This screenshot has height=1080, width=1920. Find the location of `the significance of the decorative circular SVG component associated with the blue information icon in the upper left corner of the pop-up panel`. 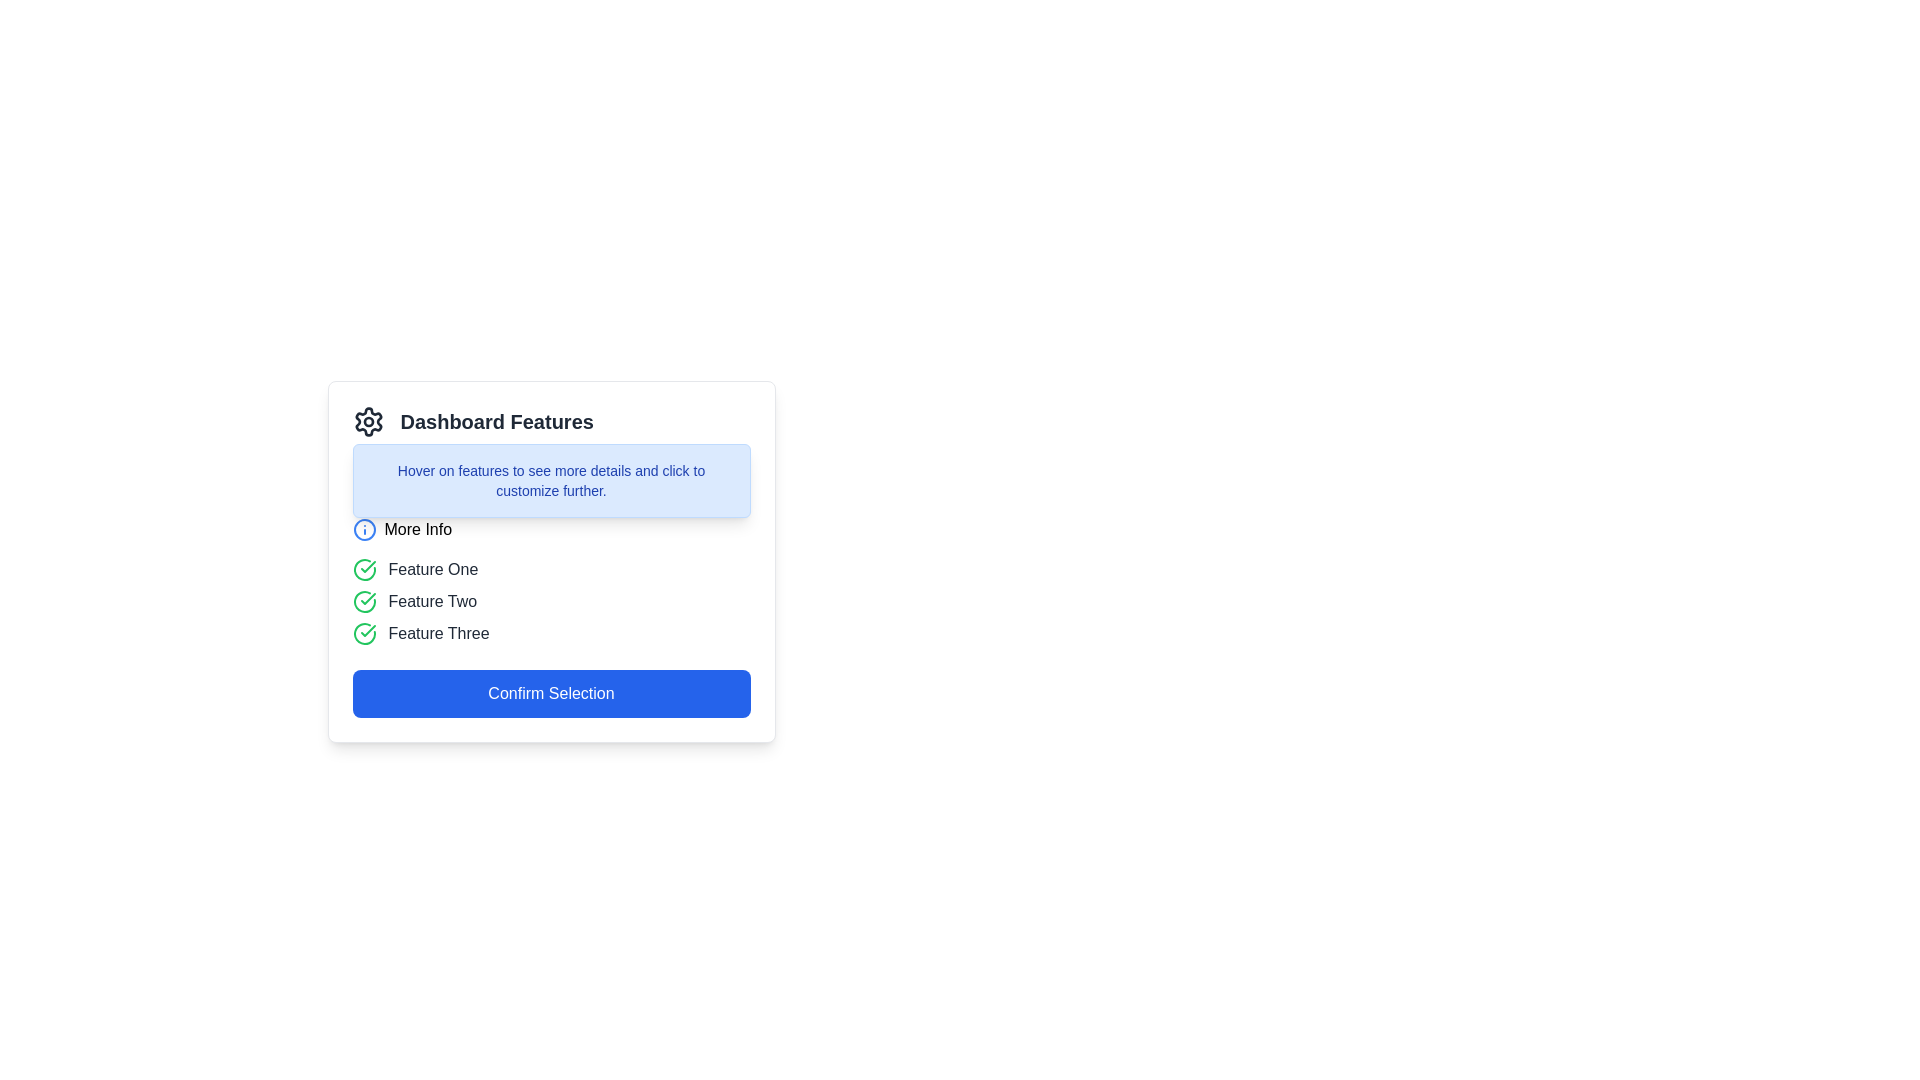

the significance of the decorative circular SVG component associated with the blue information icon in the upper left corner of the pop-up panel is located at coordinates (364, 528).